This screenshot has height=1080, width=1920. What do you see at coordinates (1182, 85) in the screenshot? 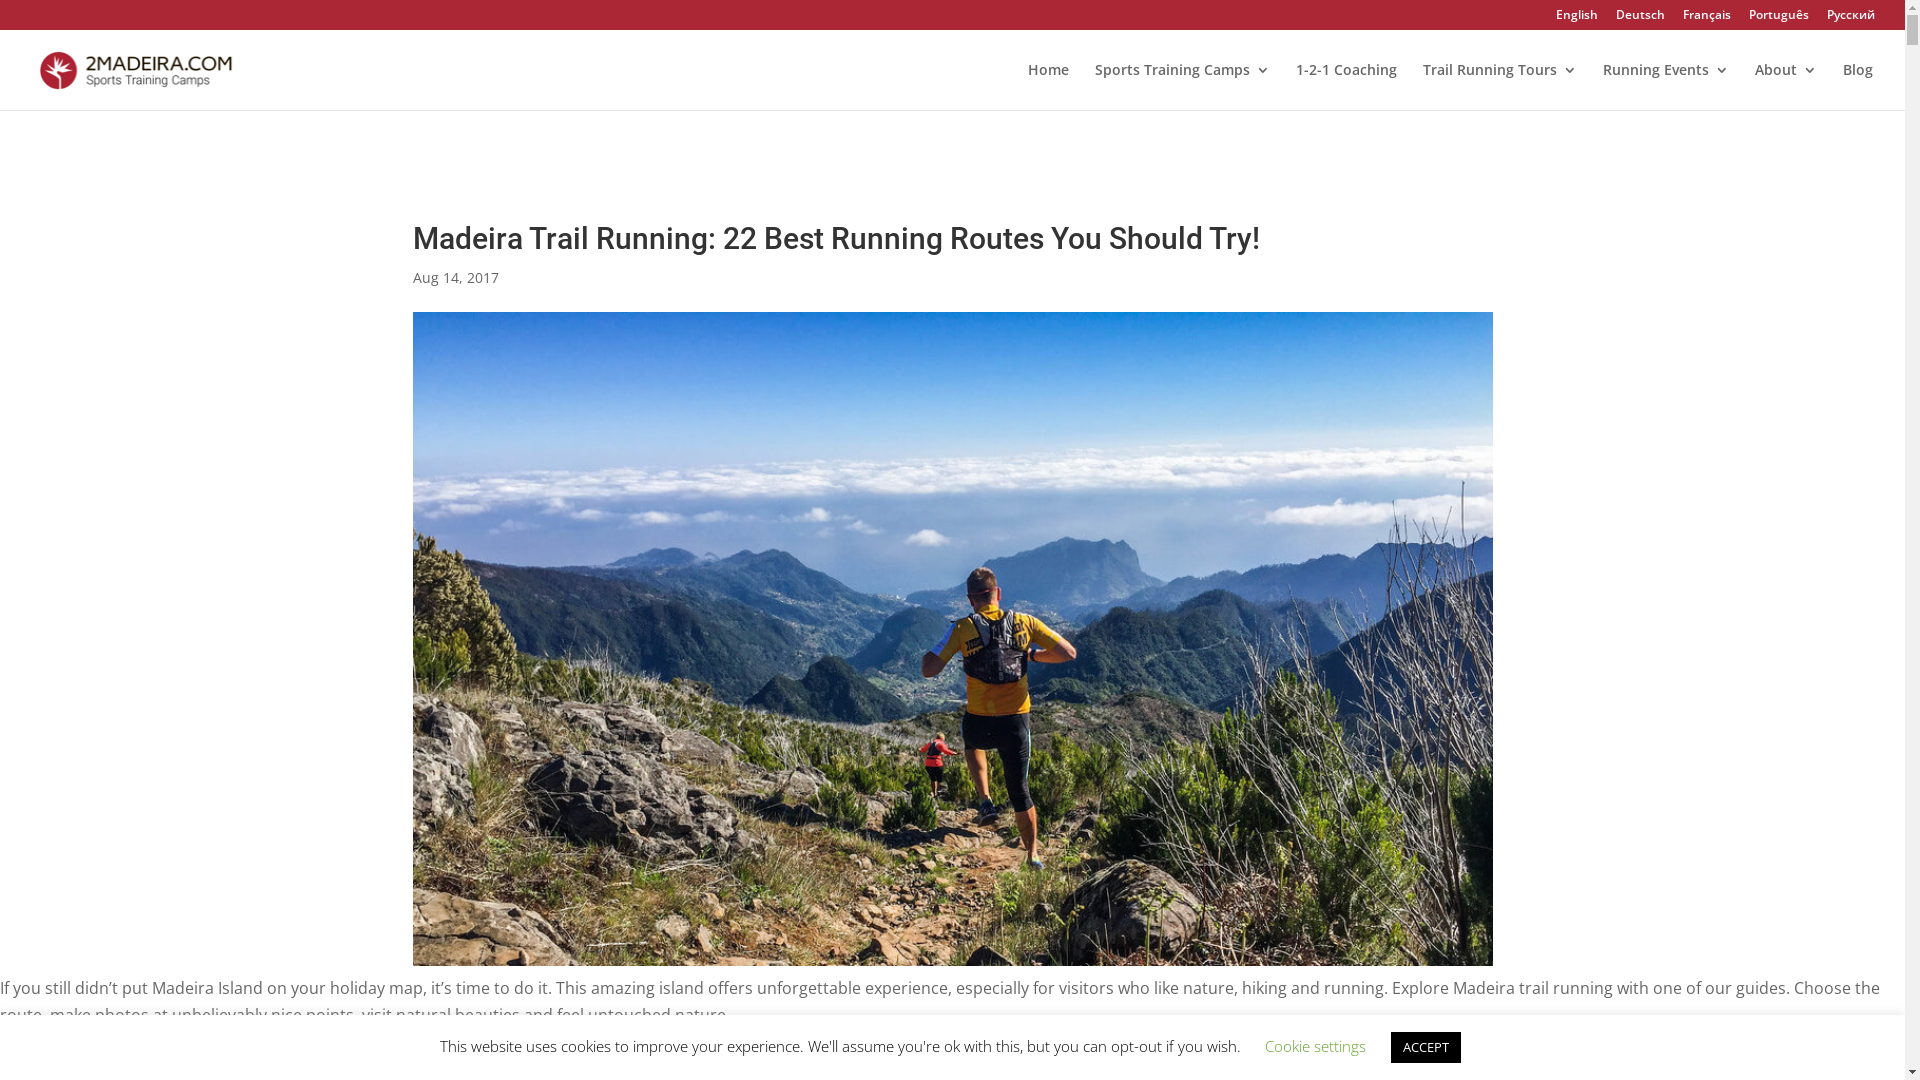
I see `'Sports Training Camps'` at bounding box center [1182, 85].